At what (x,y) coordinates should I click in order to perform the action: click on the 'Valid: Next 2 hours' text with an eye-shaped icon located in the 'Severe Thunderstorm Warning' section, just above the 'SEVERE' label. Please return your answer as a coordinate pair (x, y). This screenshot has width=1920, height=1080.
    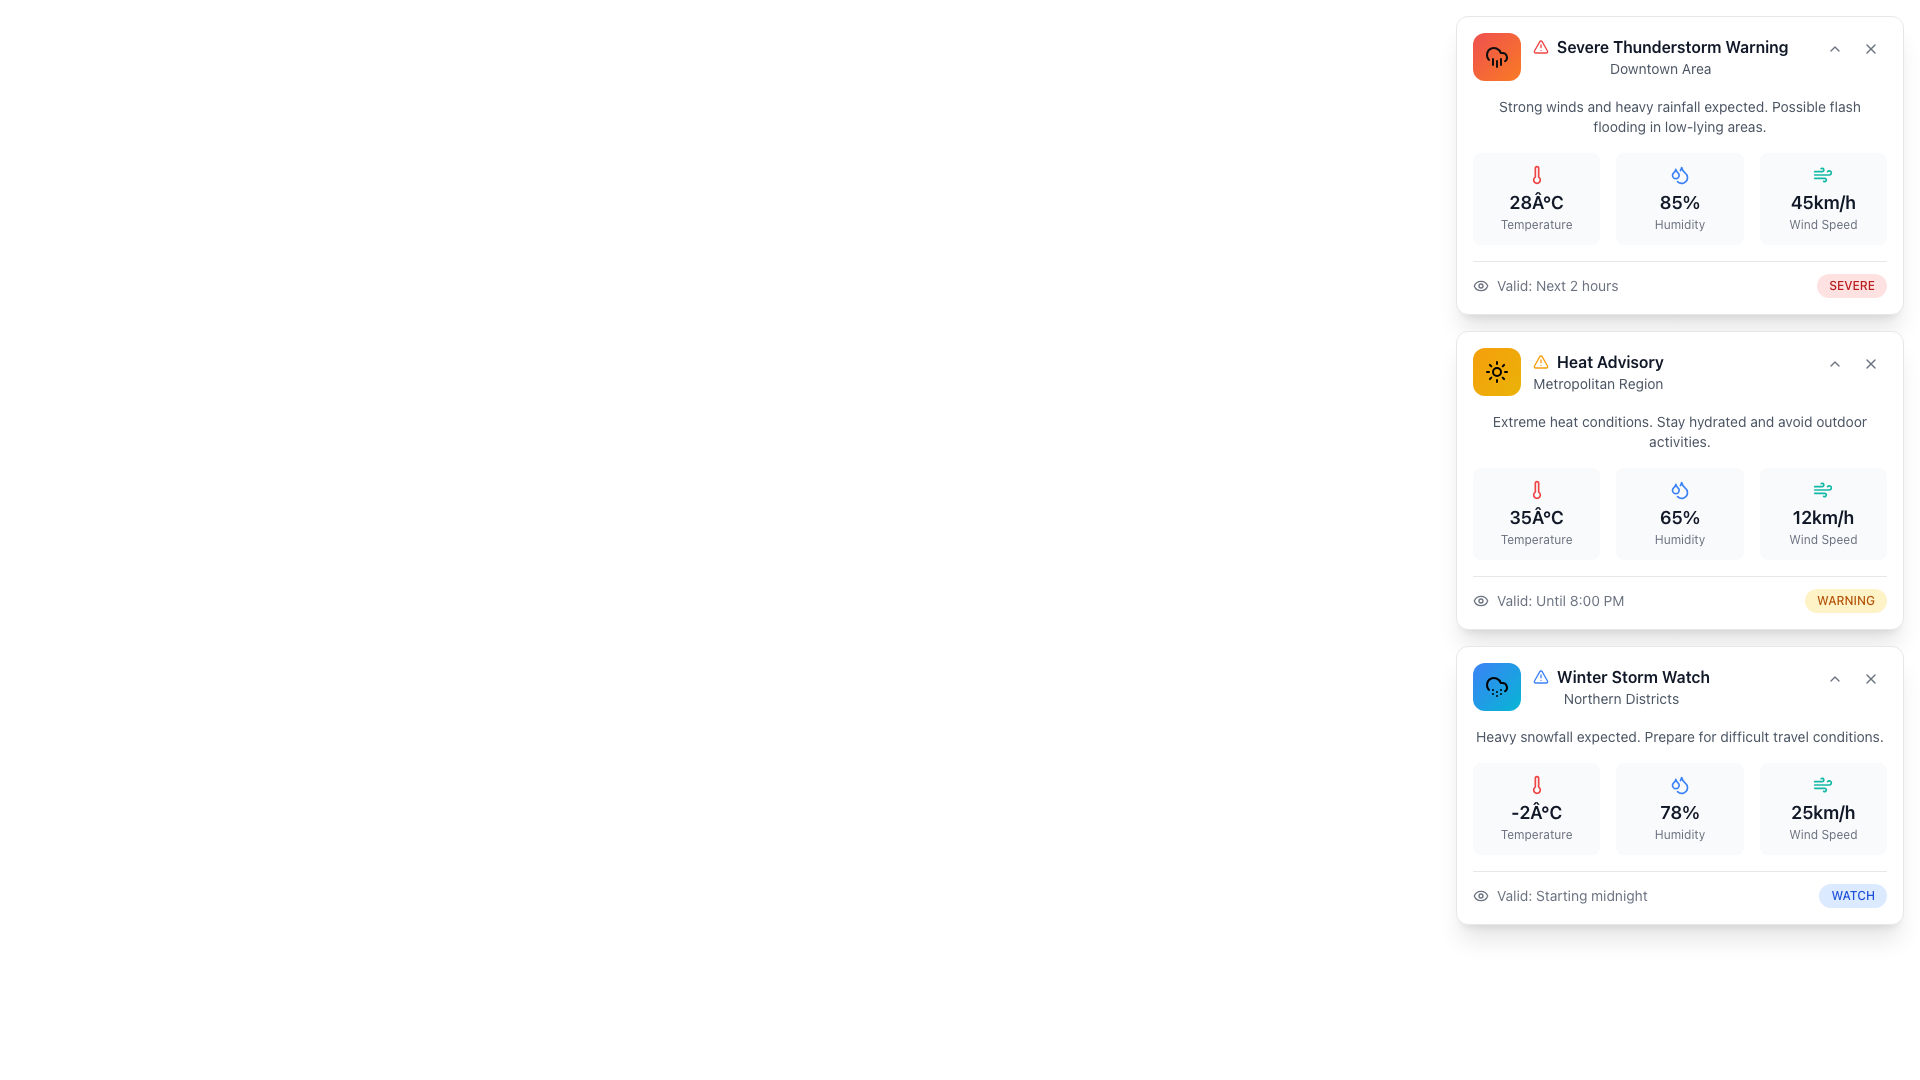
    Looking at the image, I should click on (1544, 285).